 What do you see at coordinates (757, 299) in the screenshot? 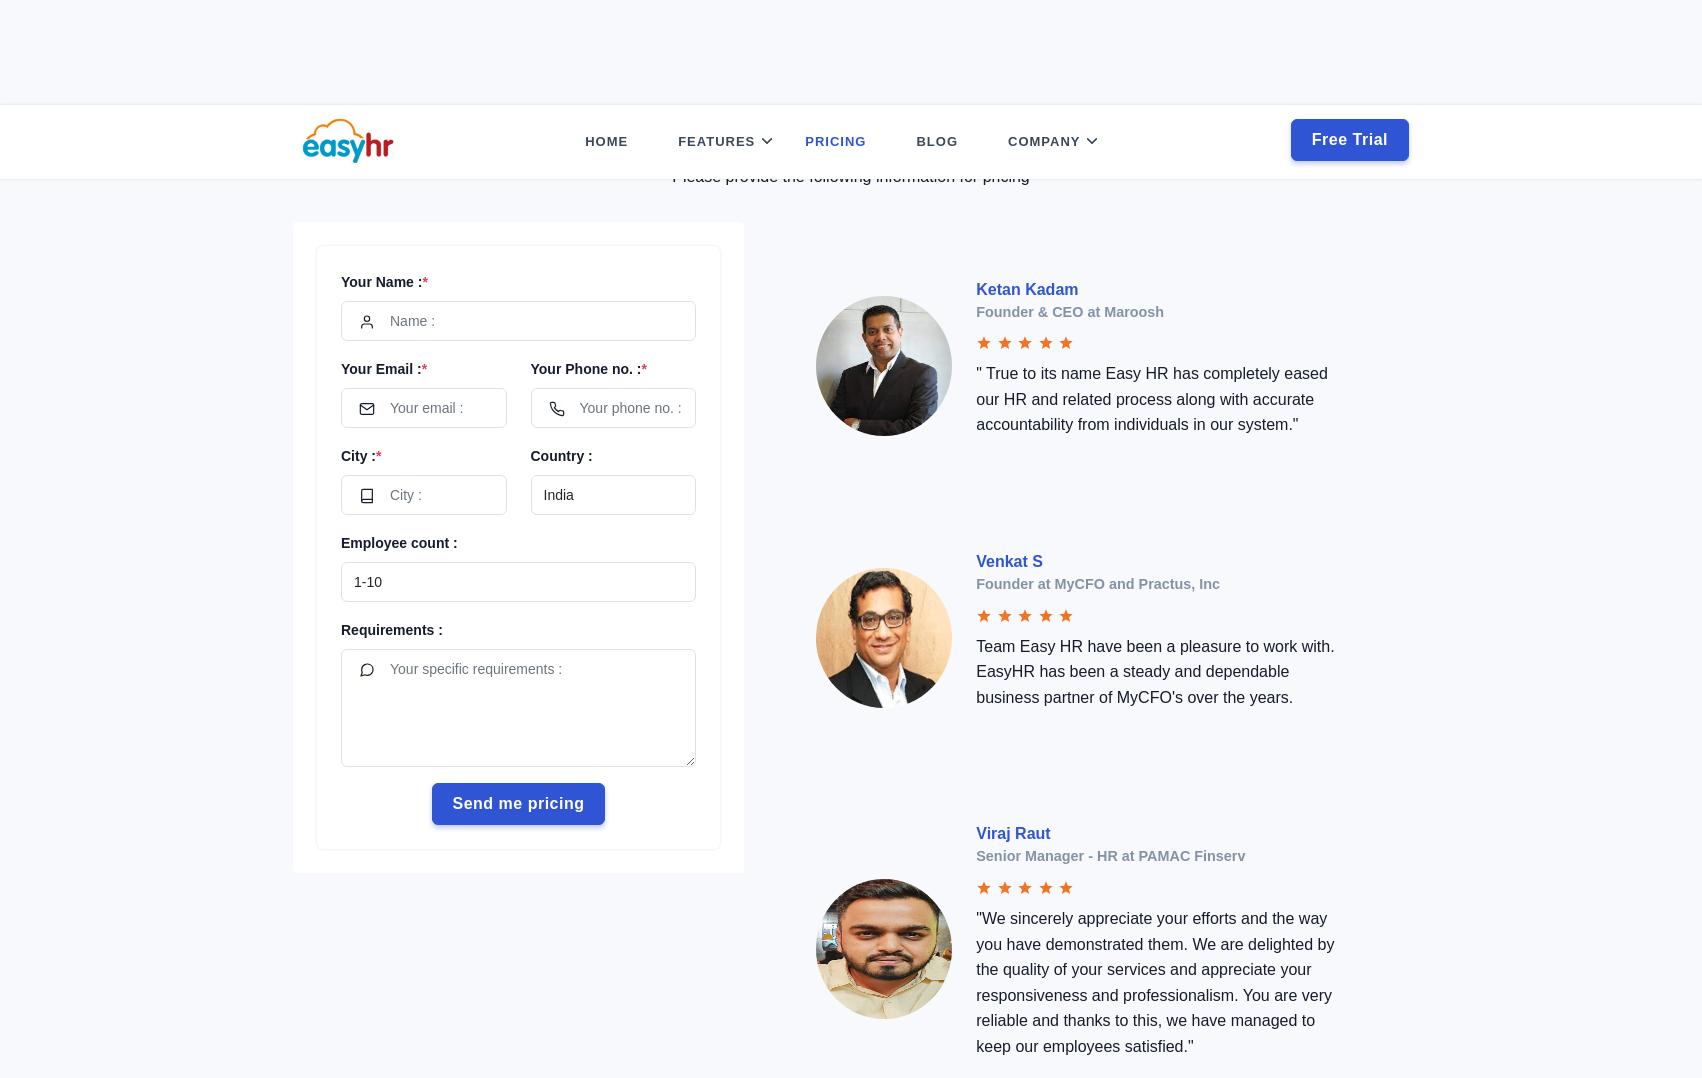
I see `'Employee Self Service'` at bounding box center [757, 299].